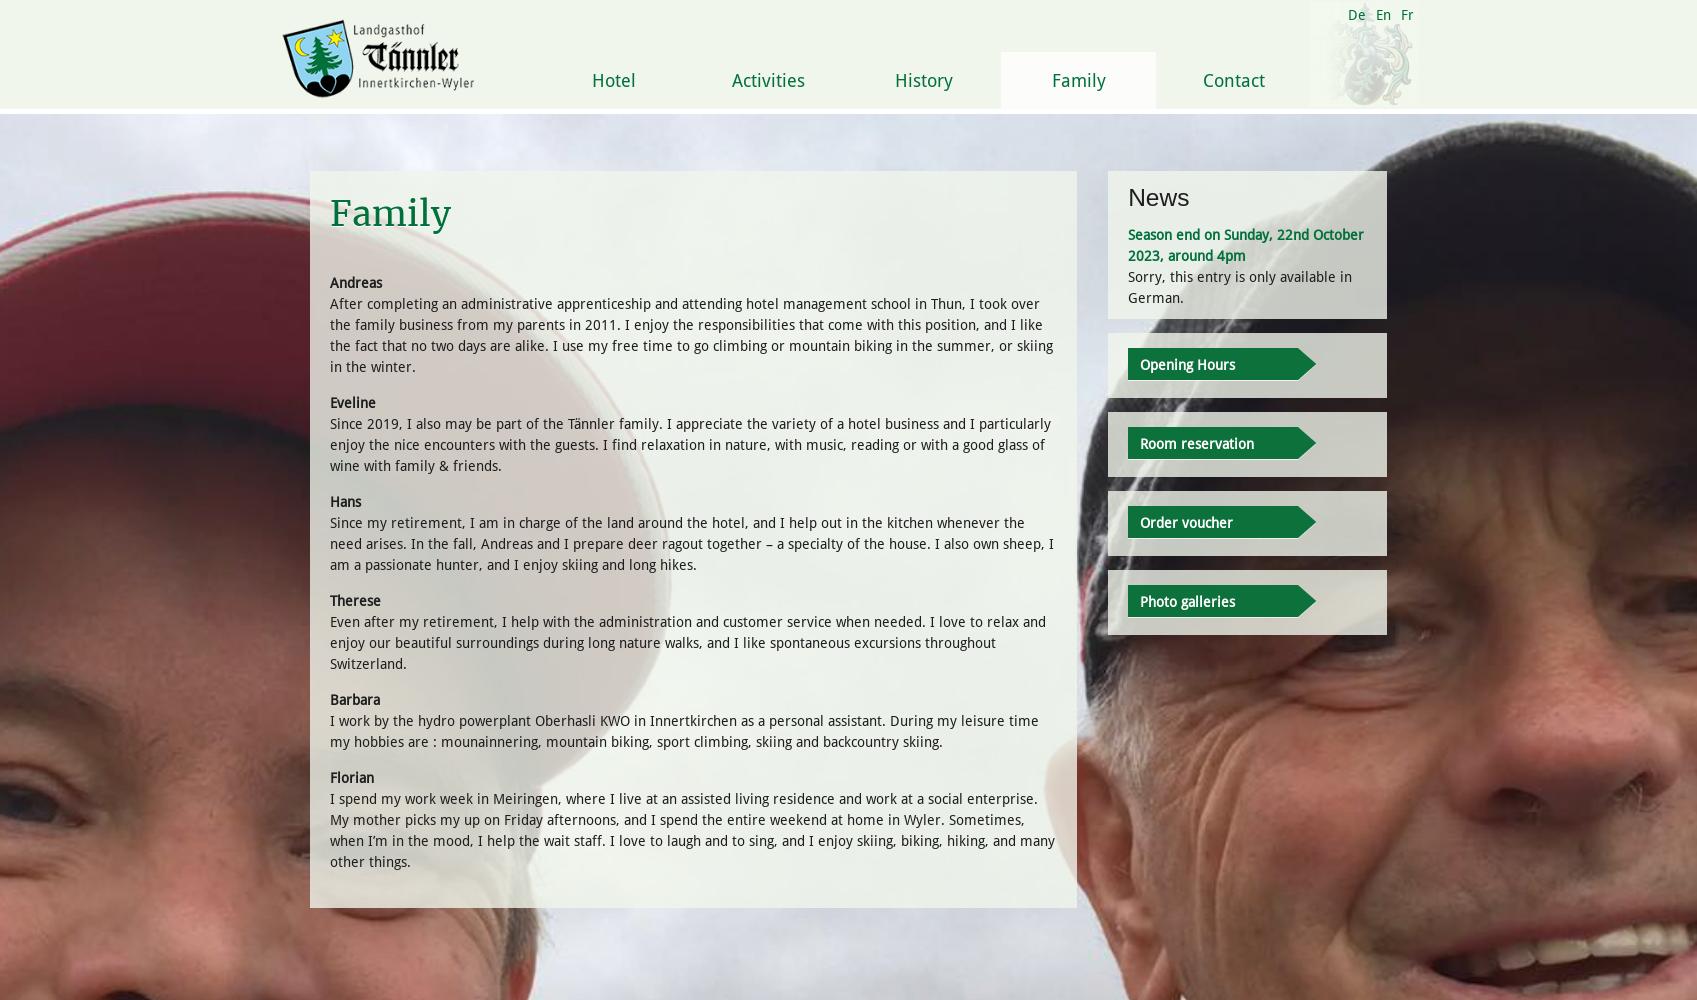 This screenshot has width=1697, height=1000. I want to click on 'Family', so click(388, 213).